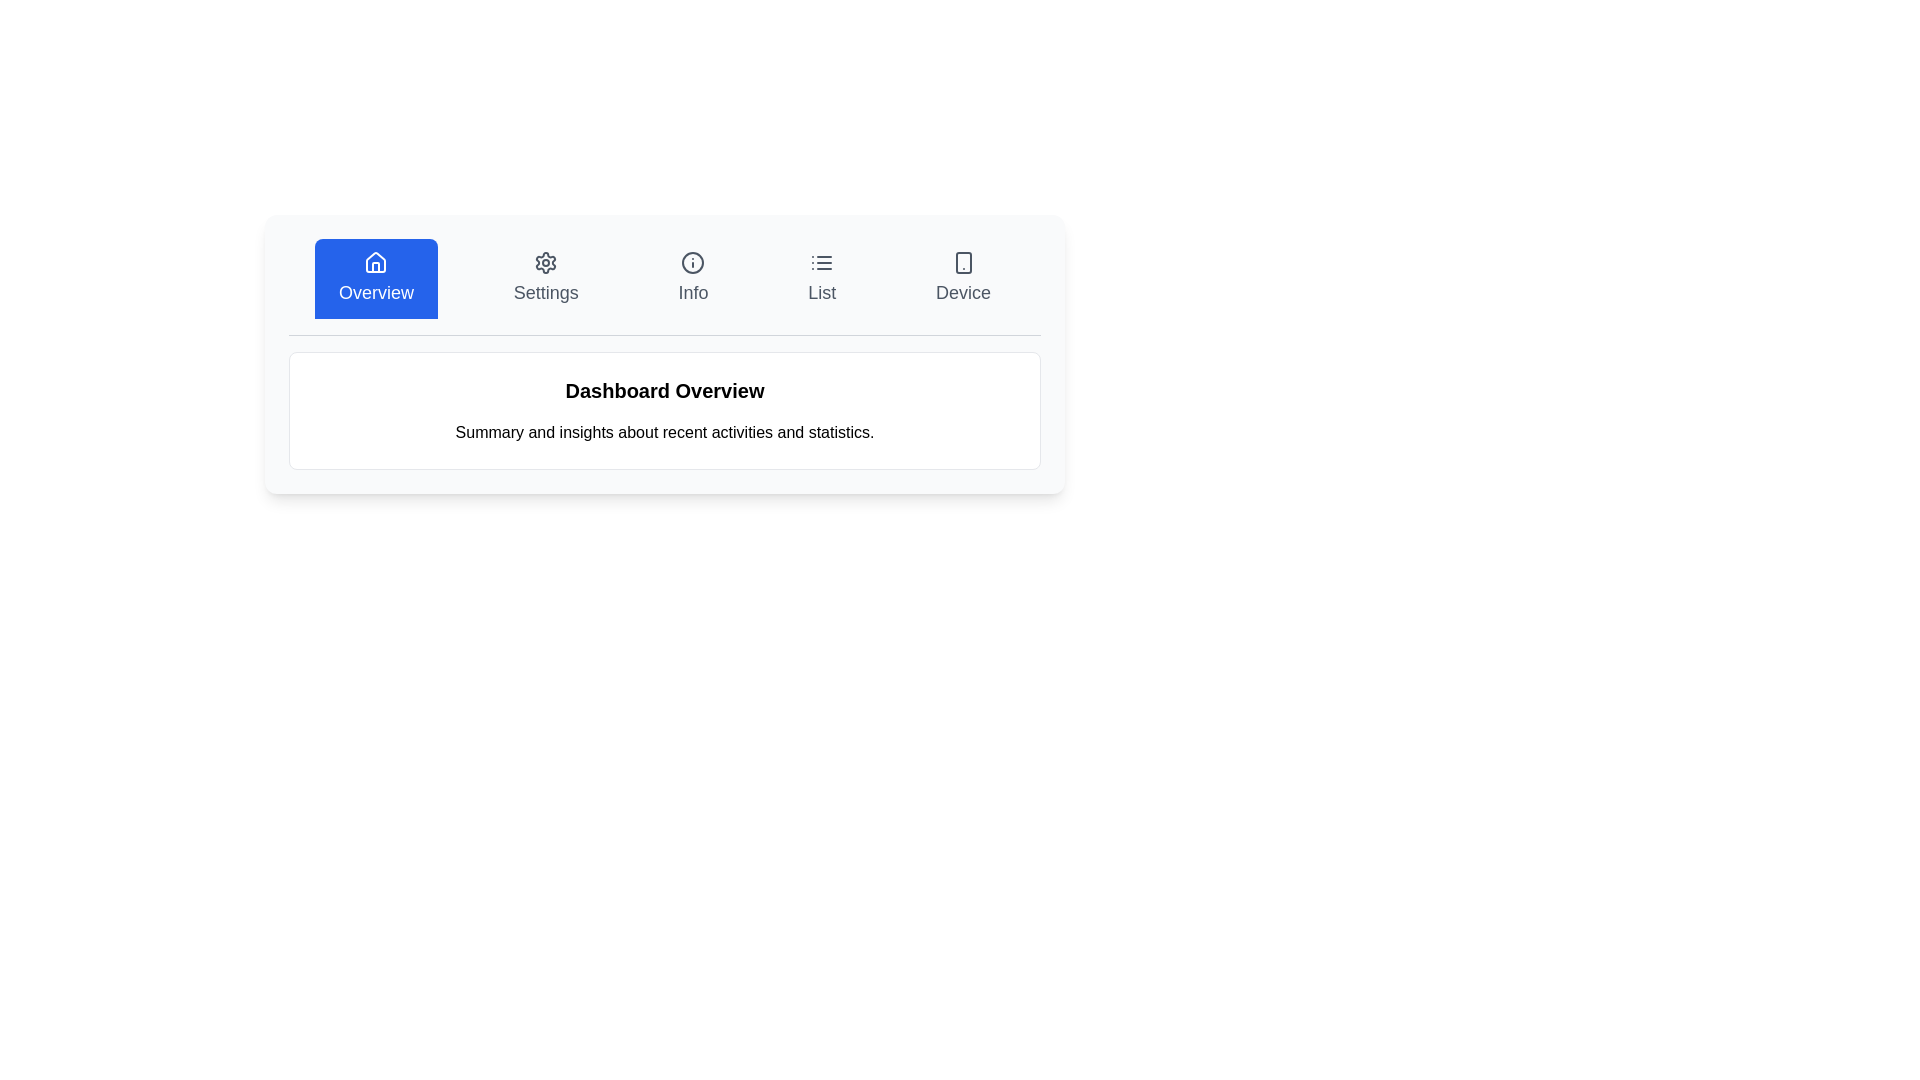  What do you see at coordinates (665, 410) in the screenshot?
I see `the informational panel that displays an overview of the dashboard, located centrally below the navigation bar and directly under the 'Overview' button` at bounding box center [665, 410].